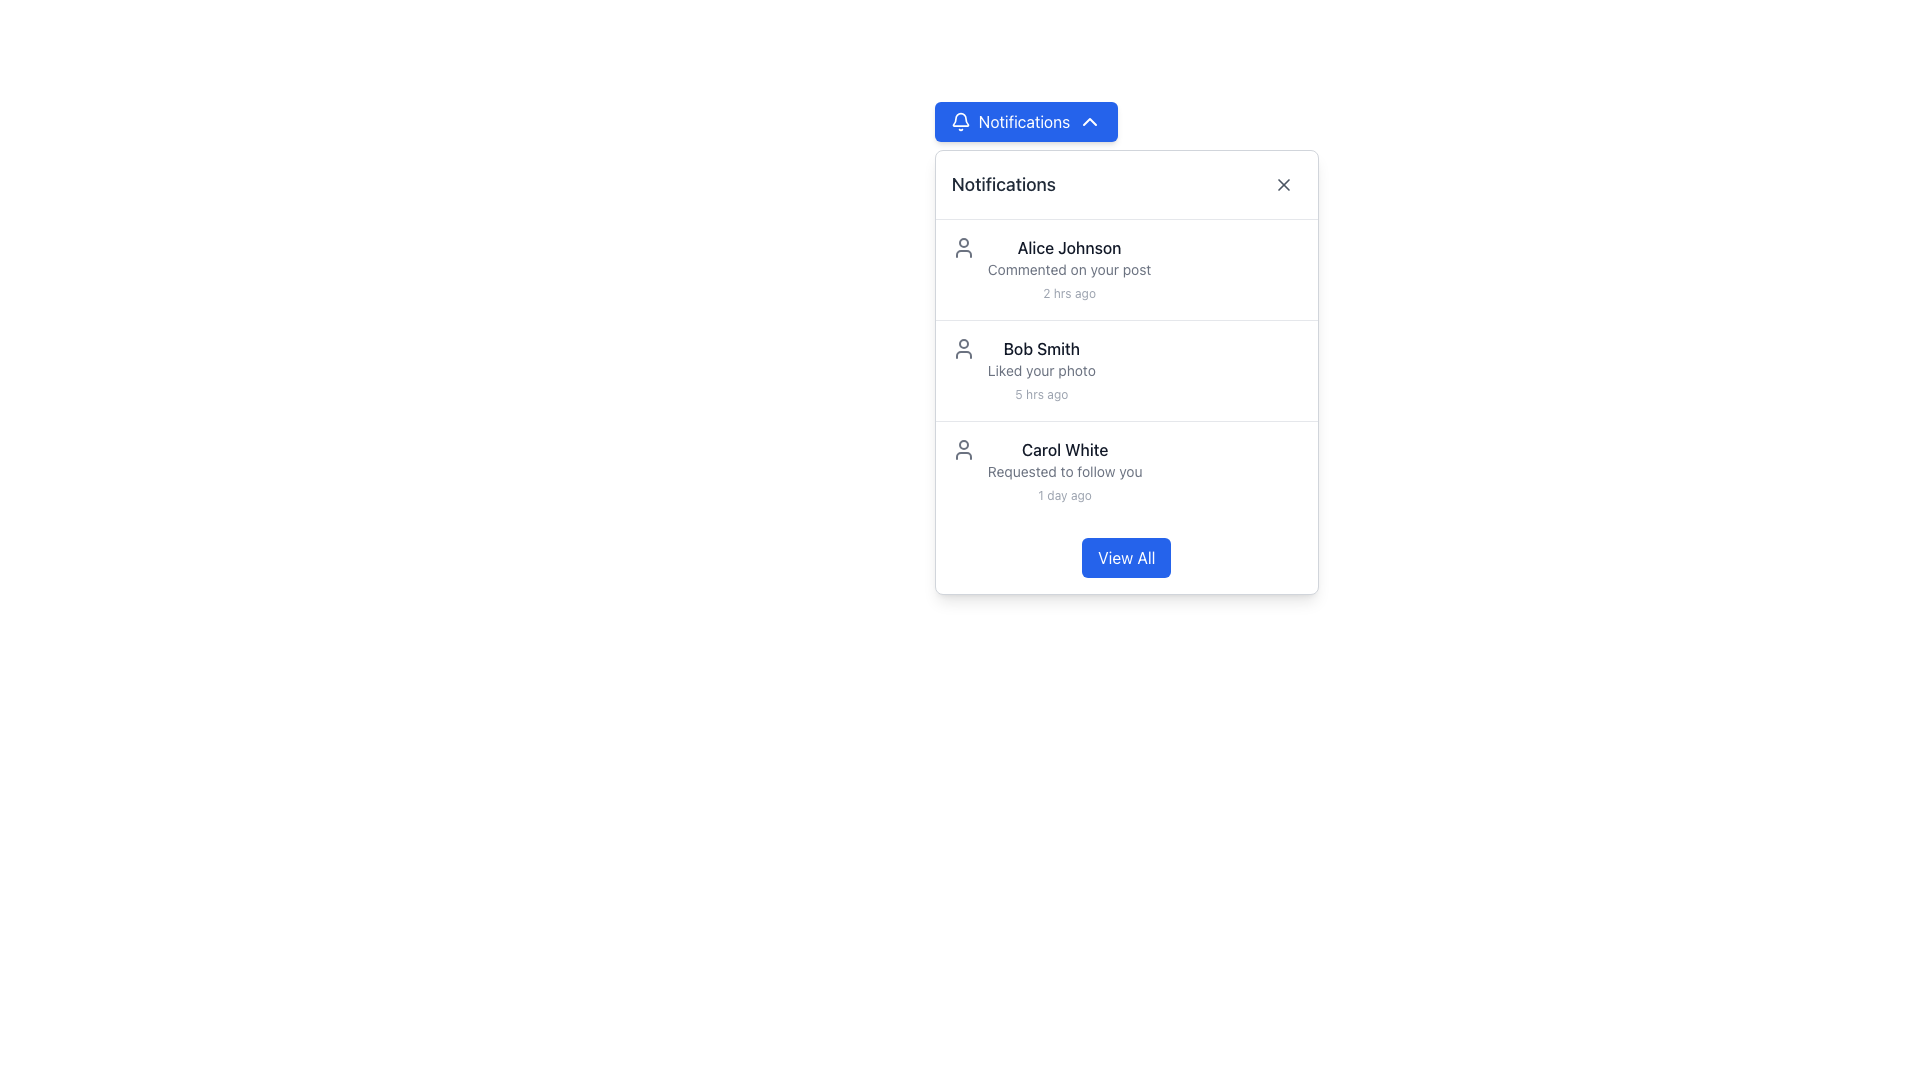  I want to click on the message text 'Commented on your post' of the notification entry for 'Alice Johnson', which is the first item in the notification pane, so click(1068, 270).